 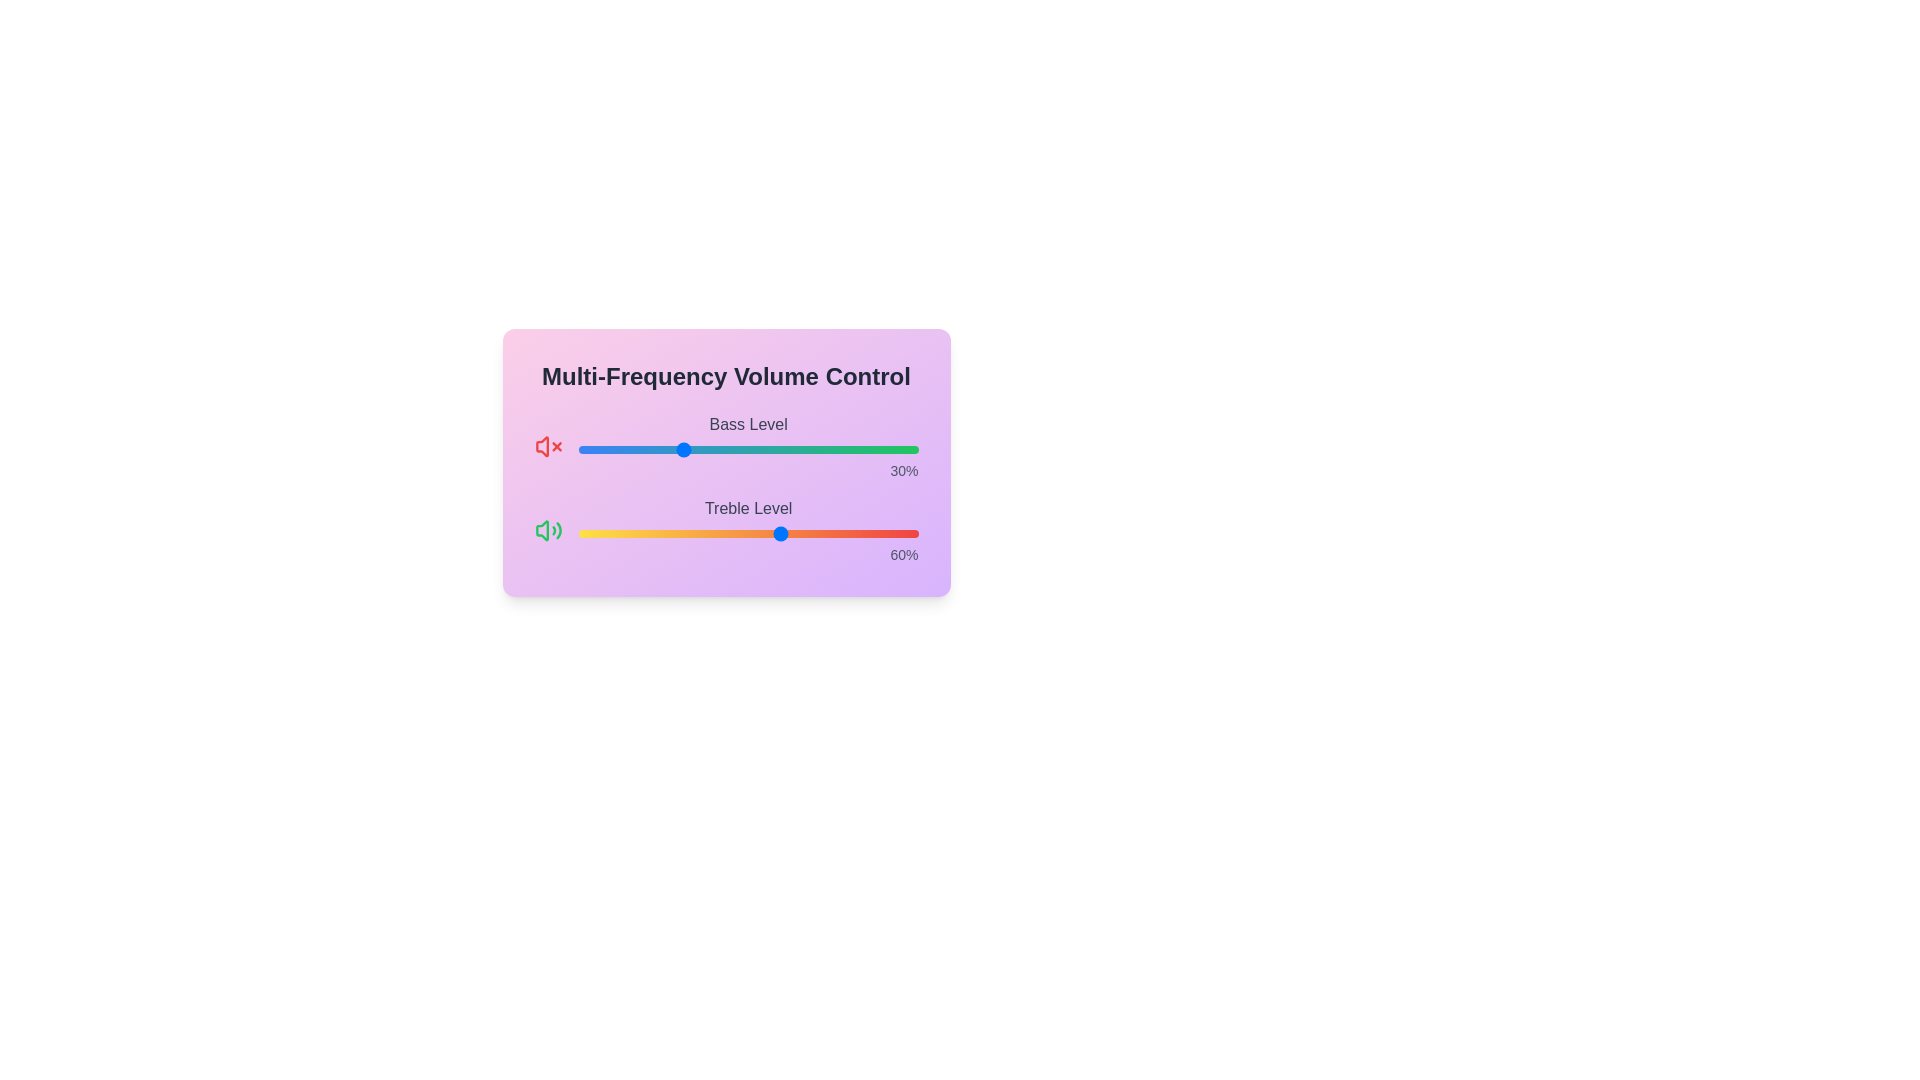 I want to click on the treble slider to set the treble level to 47, so click(x=737, y=532).